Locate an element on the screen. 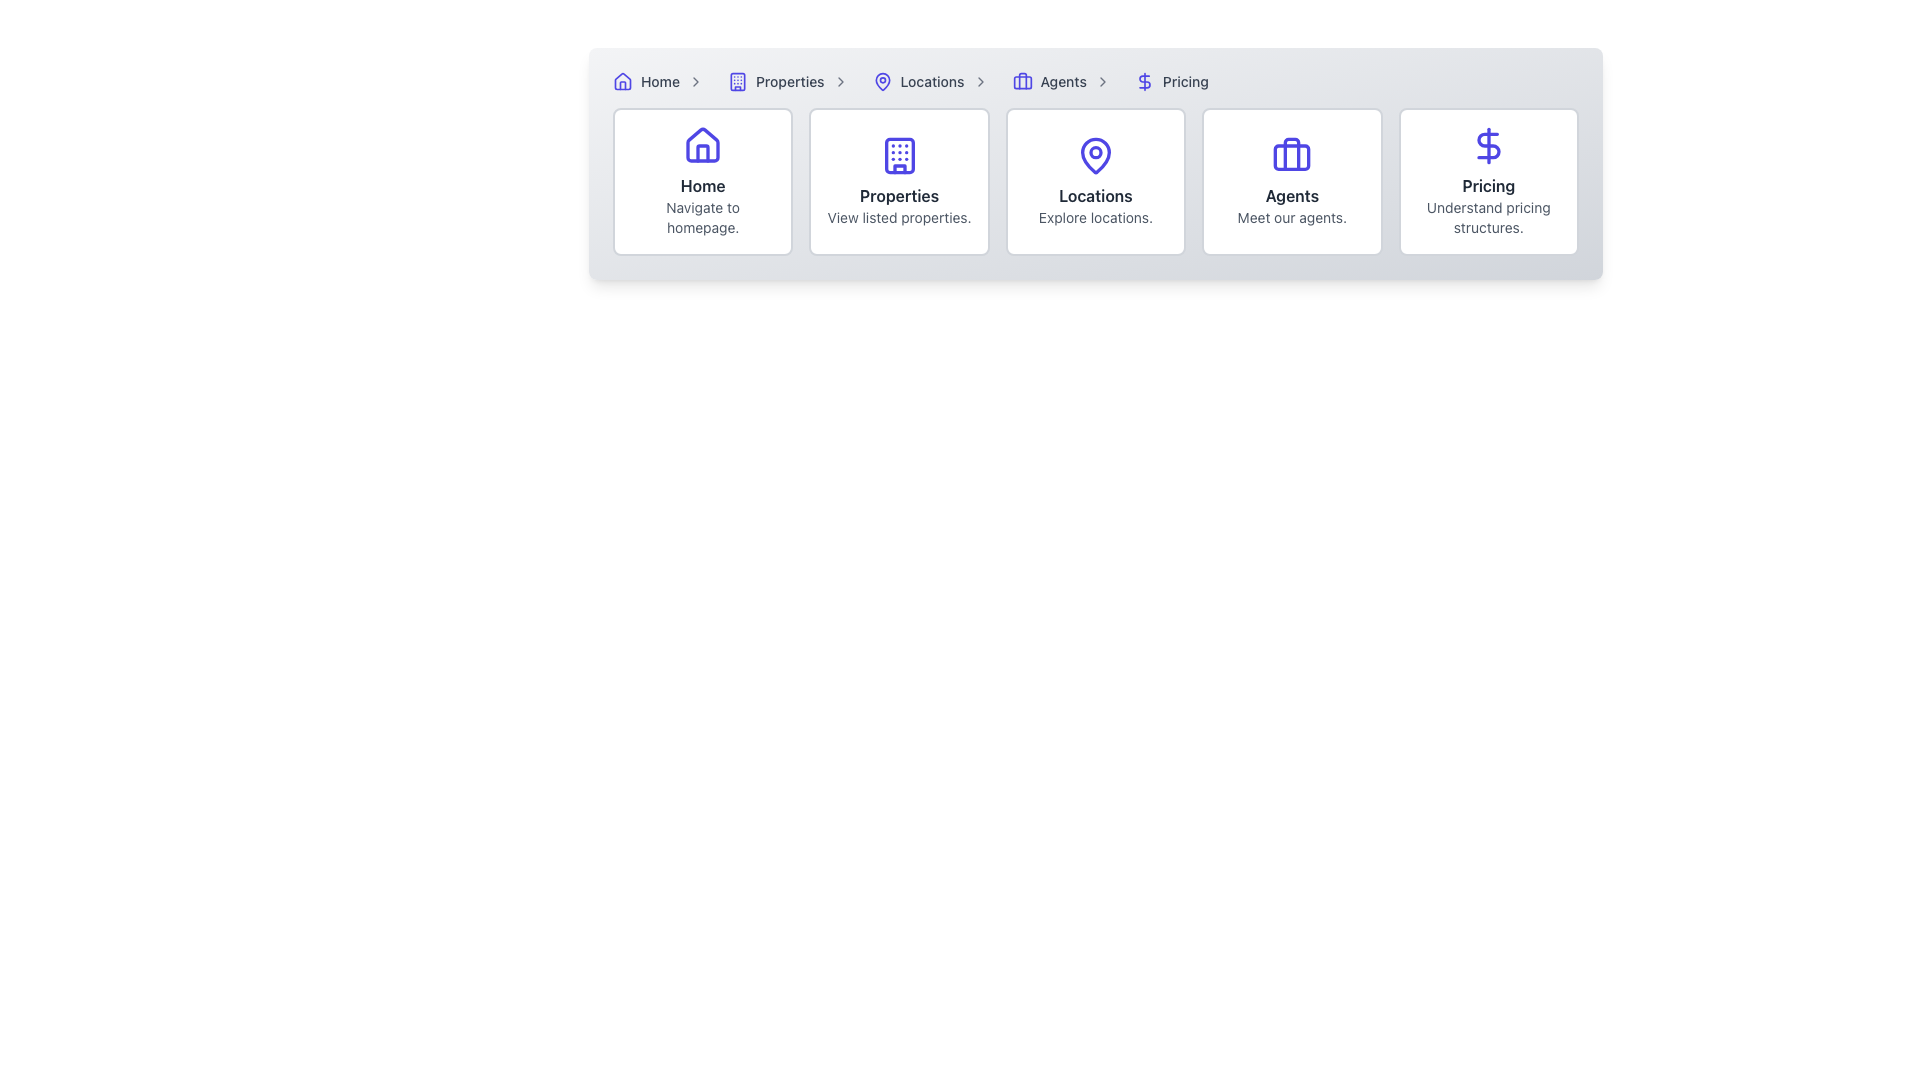 The height and width of the screenshot is (1080, 1920). the 'Locations' link in the breadcrumb navigation, which features a purple location pin icon and is positioned before the '>' symbol is located at coordinates (933, 80).